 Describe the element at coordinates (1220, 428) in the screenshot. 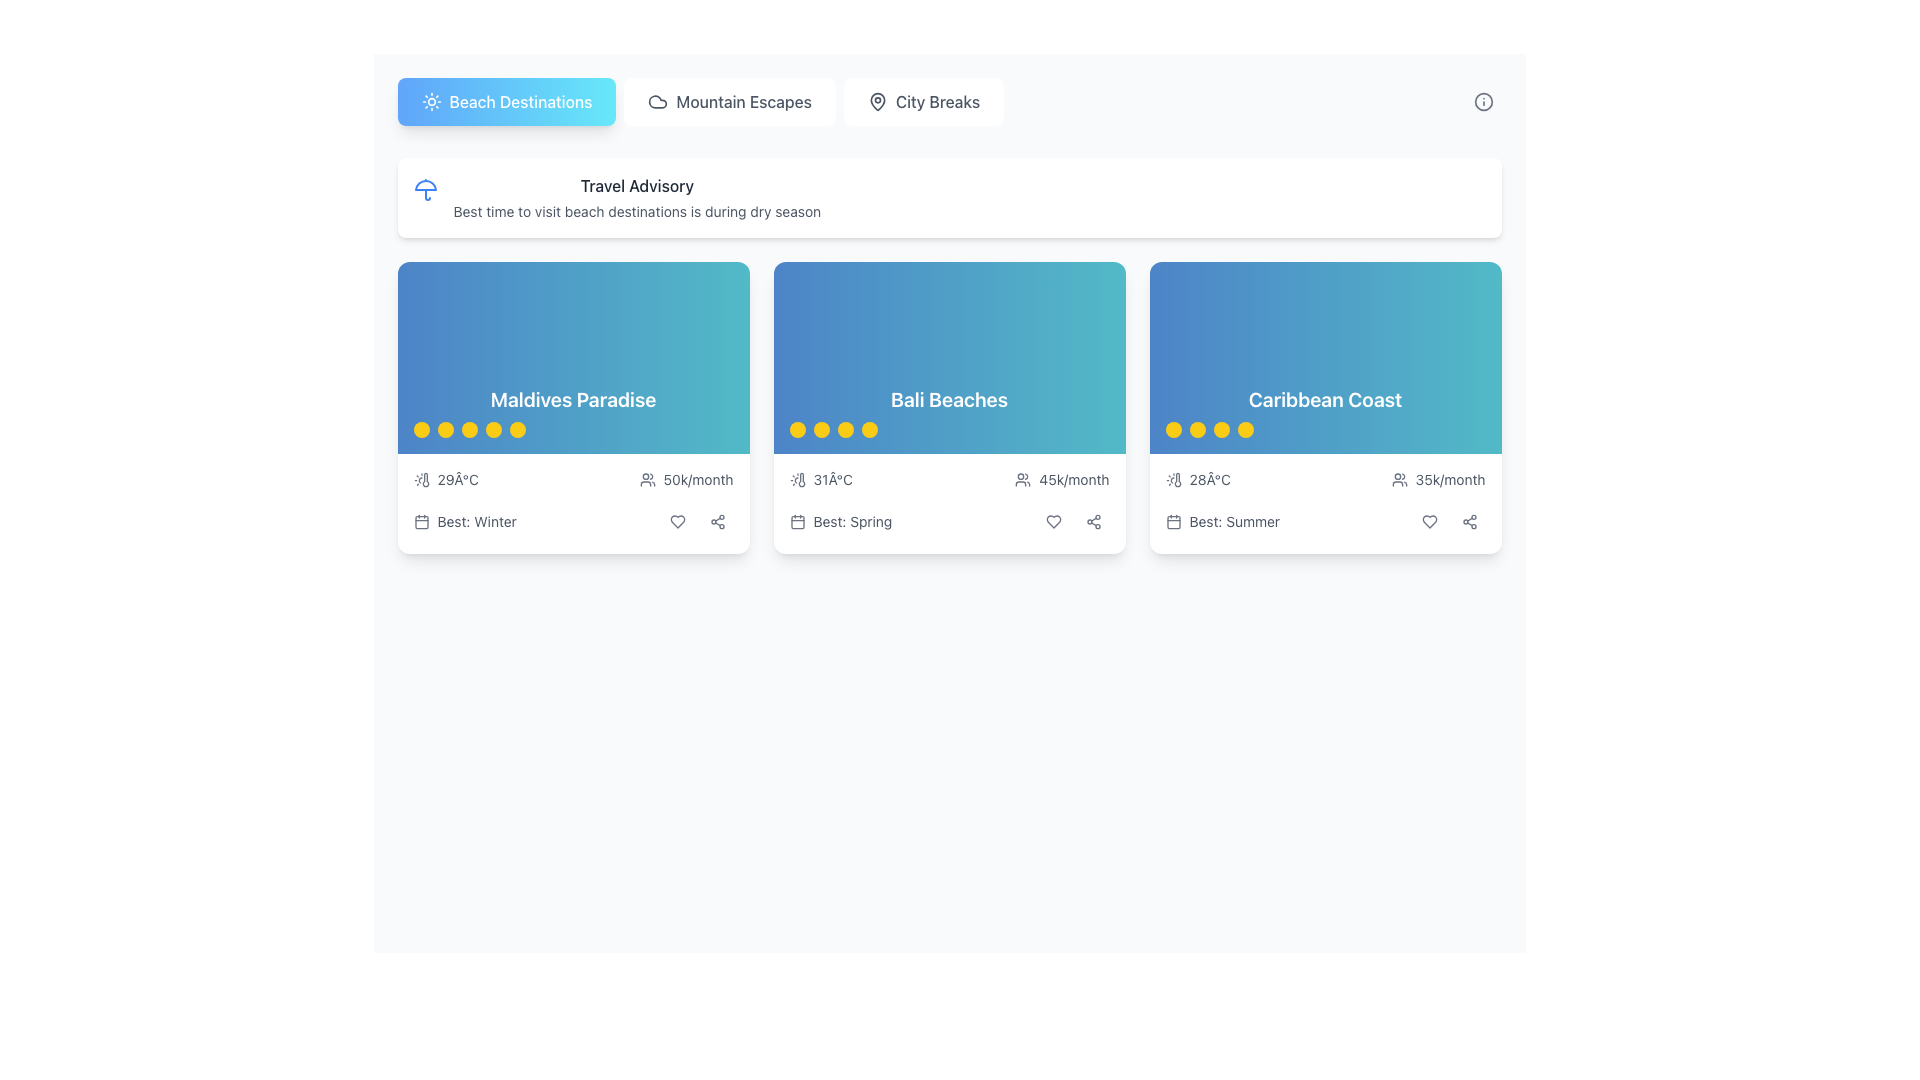

I see `the third circular icon representing a rating star, which is located below the heading 'Caribbean Coast' in the rightmost card of three cards` at that location.